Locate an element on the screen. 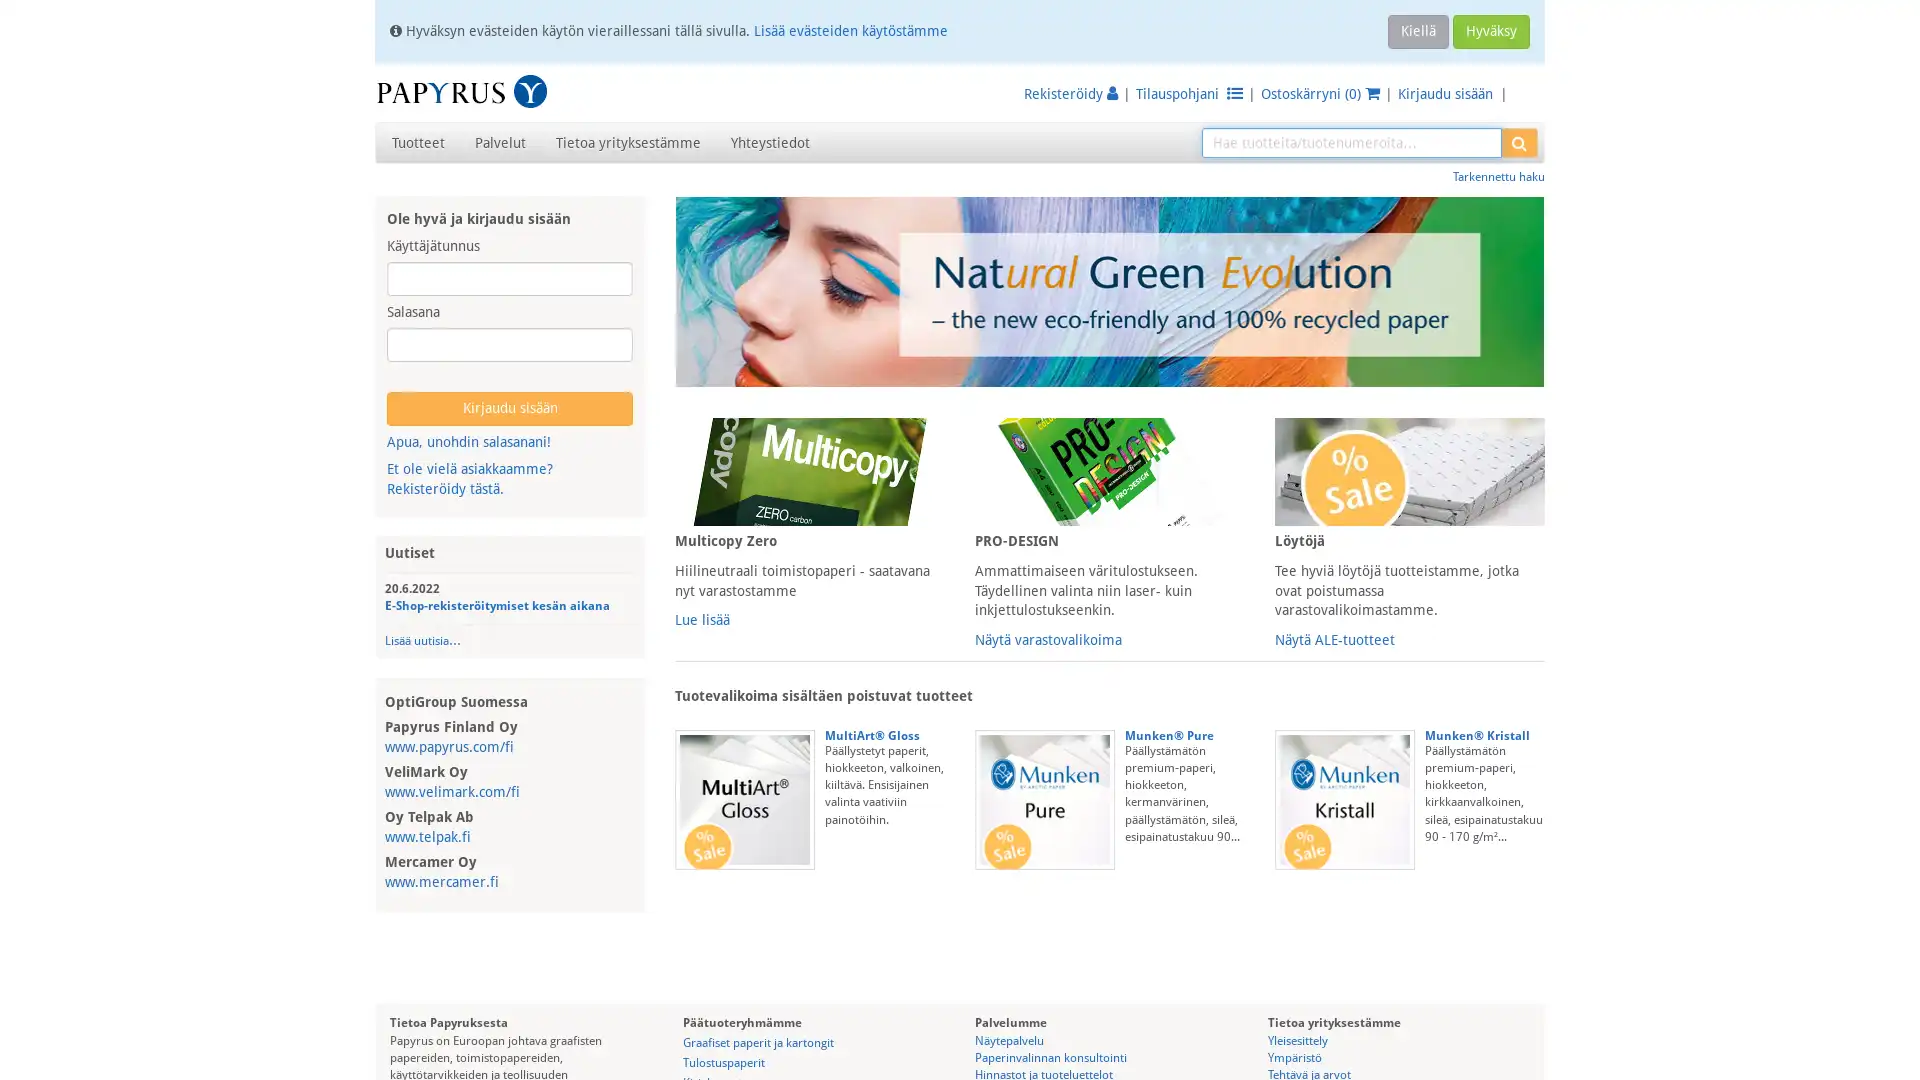 This screenshot has width=1920, height=1080. Kiella is located at coordinates (1417, 31).